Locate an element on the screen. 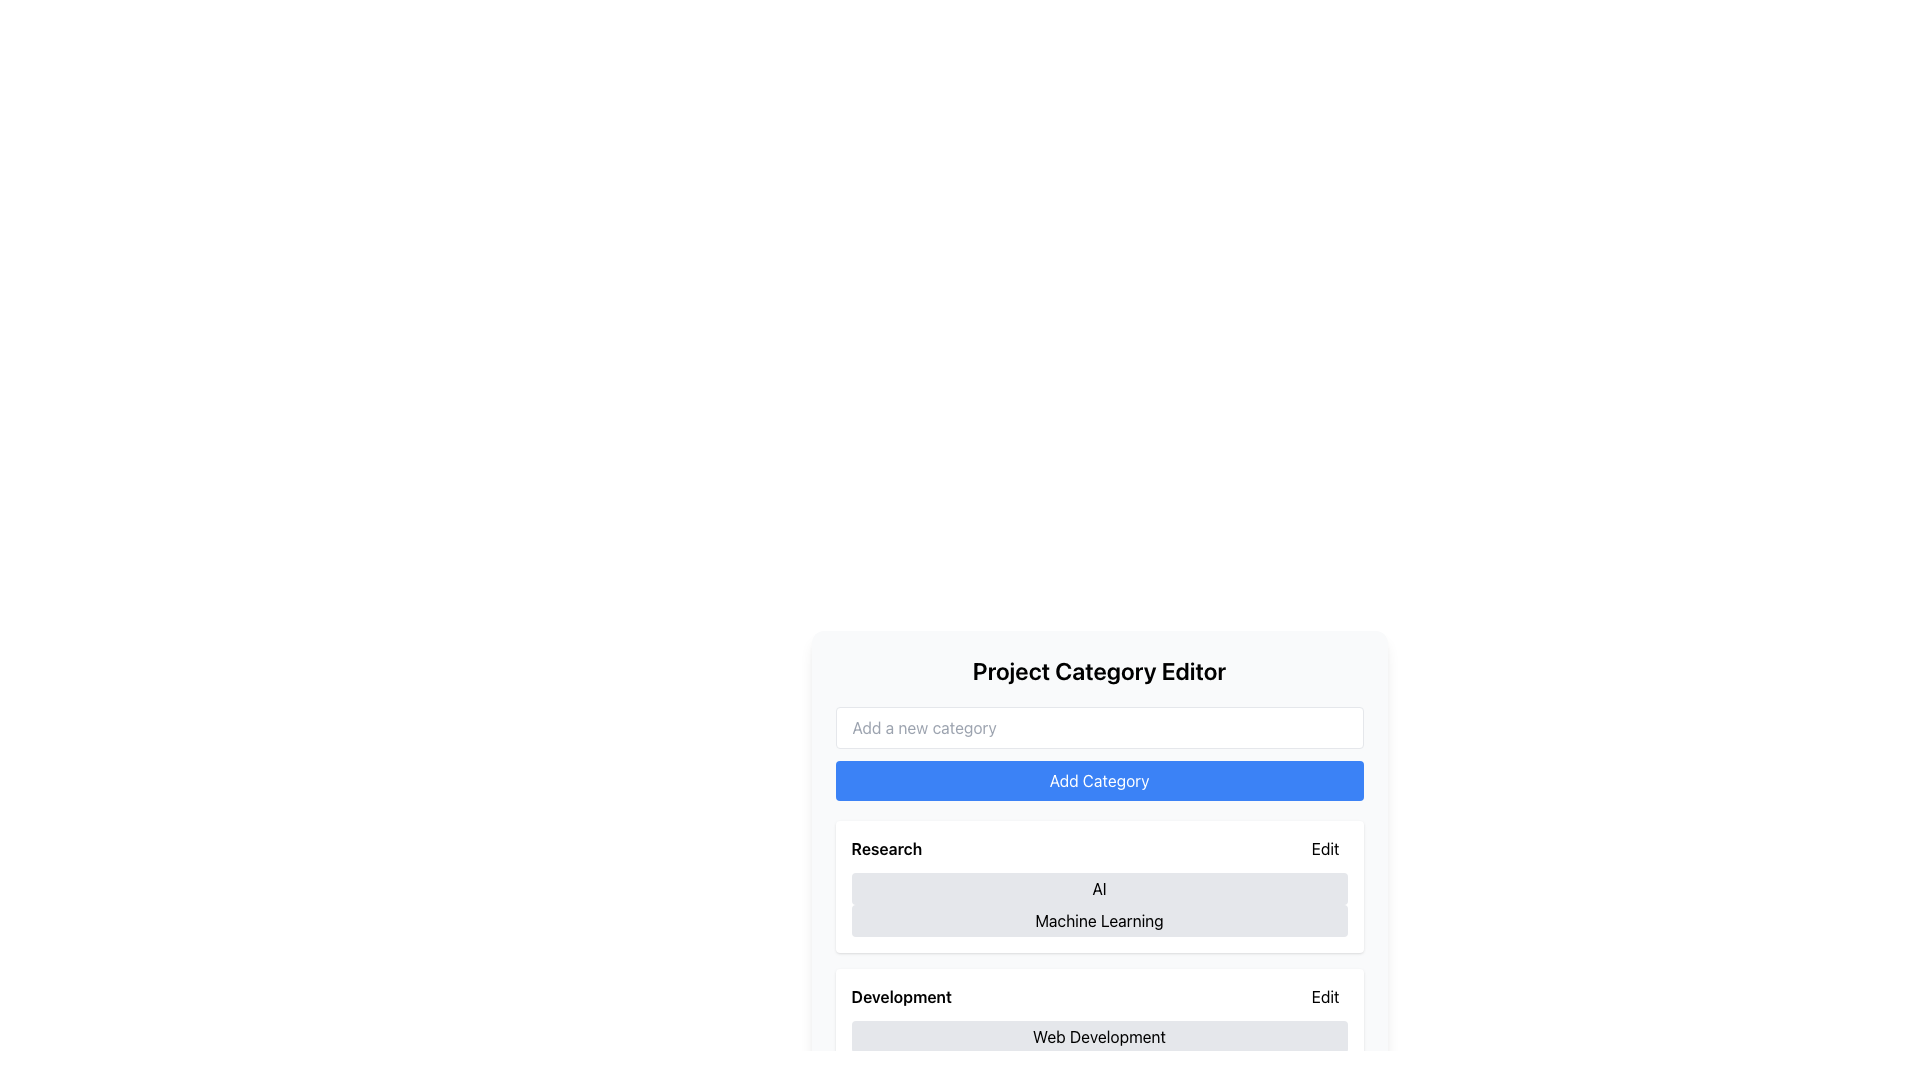 The height and width of the screenshot is (1080, 1920). the bold text label that reads 'Development', styled with semibold typography and located in the categories section of the user interface is located at coordinates (900, 996).